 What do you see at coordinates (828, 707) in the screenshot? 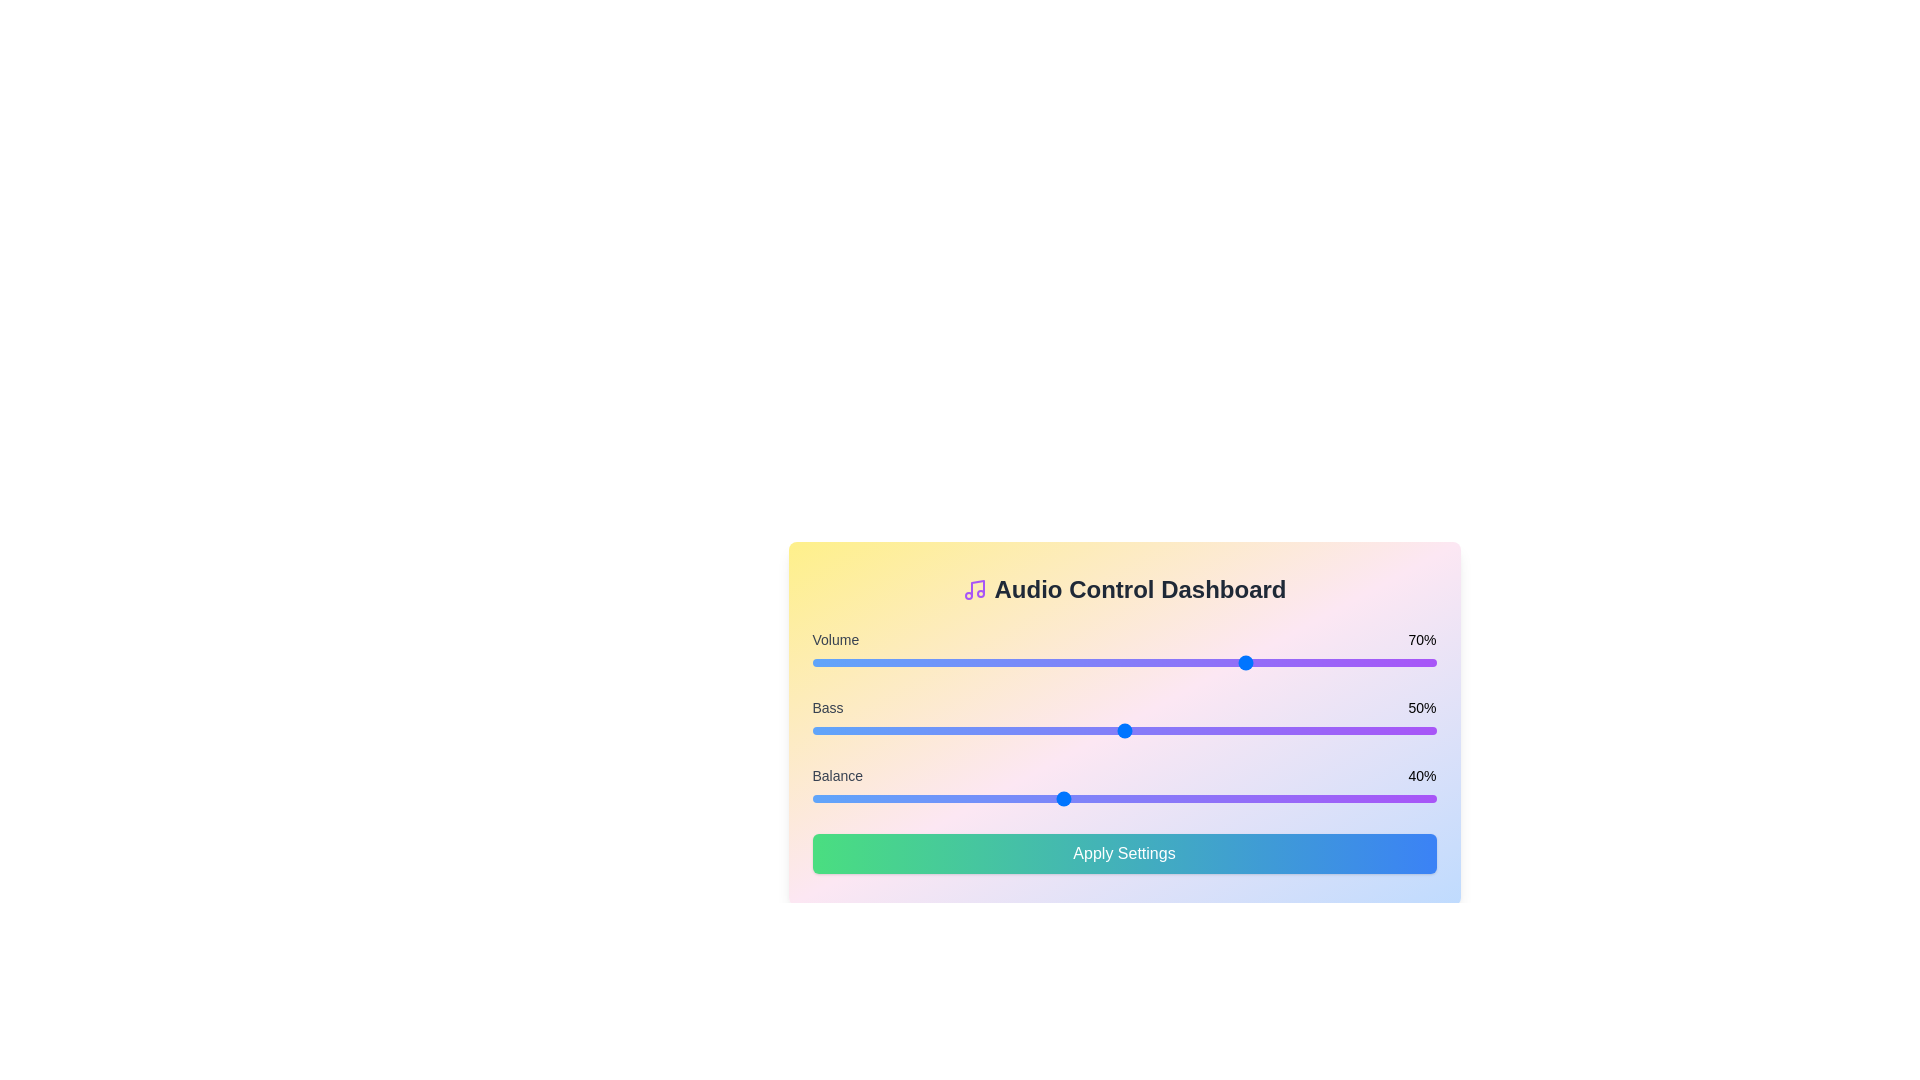
I see `the text label displaying 'Bass', which is styled in gray and positioned between the 'Volume' and 'Balance' labels on the dashboard` at bounding box center [828, 707].